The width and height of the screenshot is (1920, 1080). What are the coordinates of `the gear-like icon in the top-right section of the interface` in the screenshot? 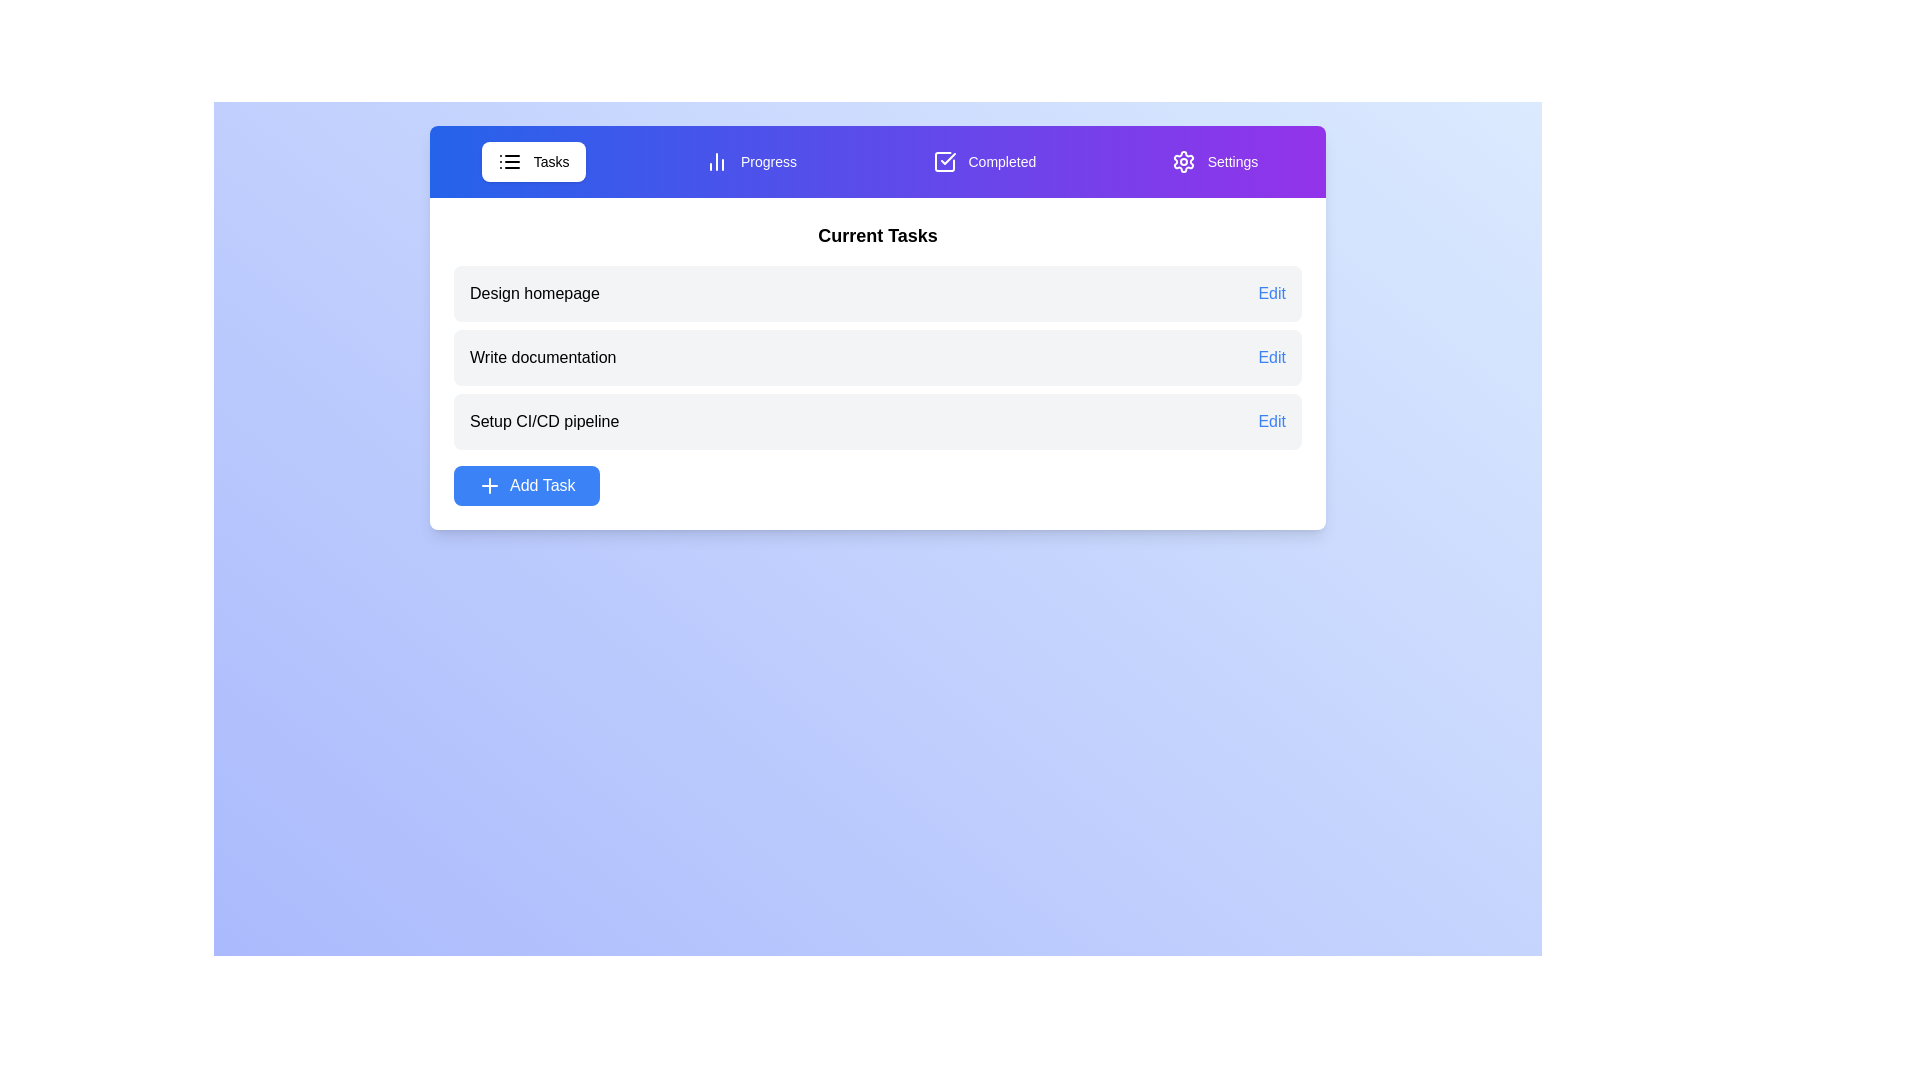 It's located at (1183, 161).